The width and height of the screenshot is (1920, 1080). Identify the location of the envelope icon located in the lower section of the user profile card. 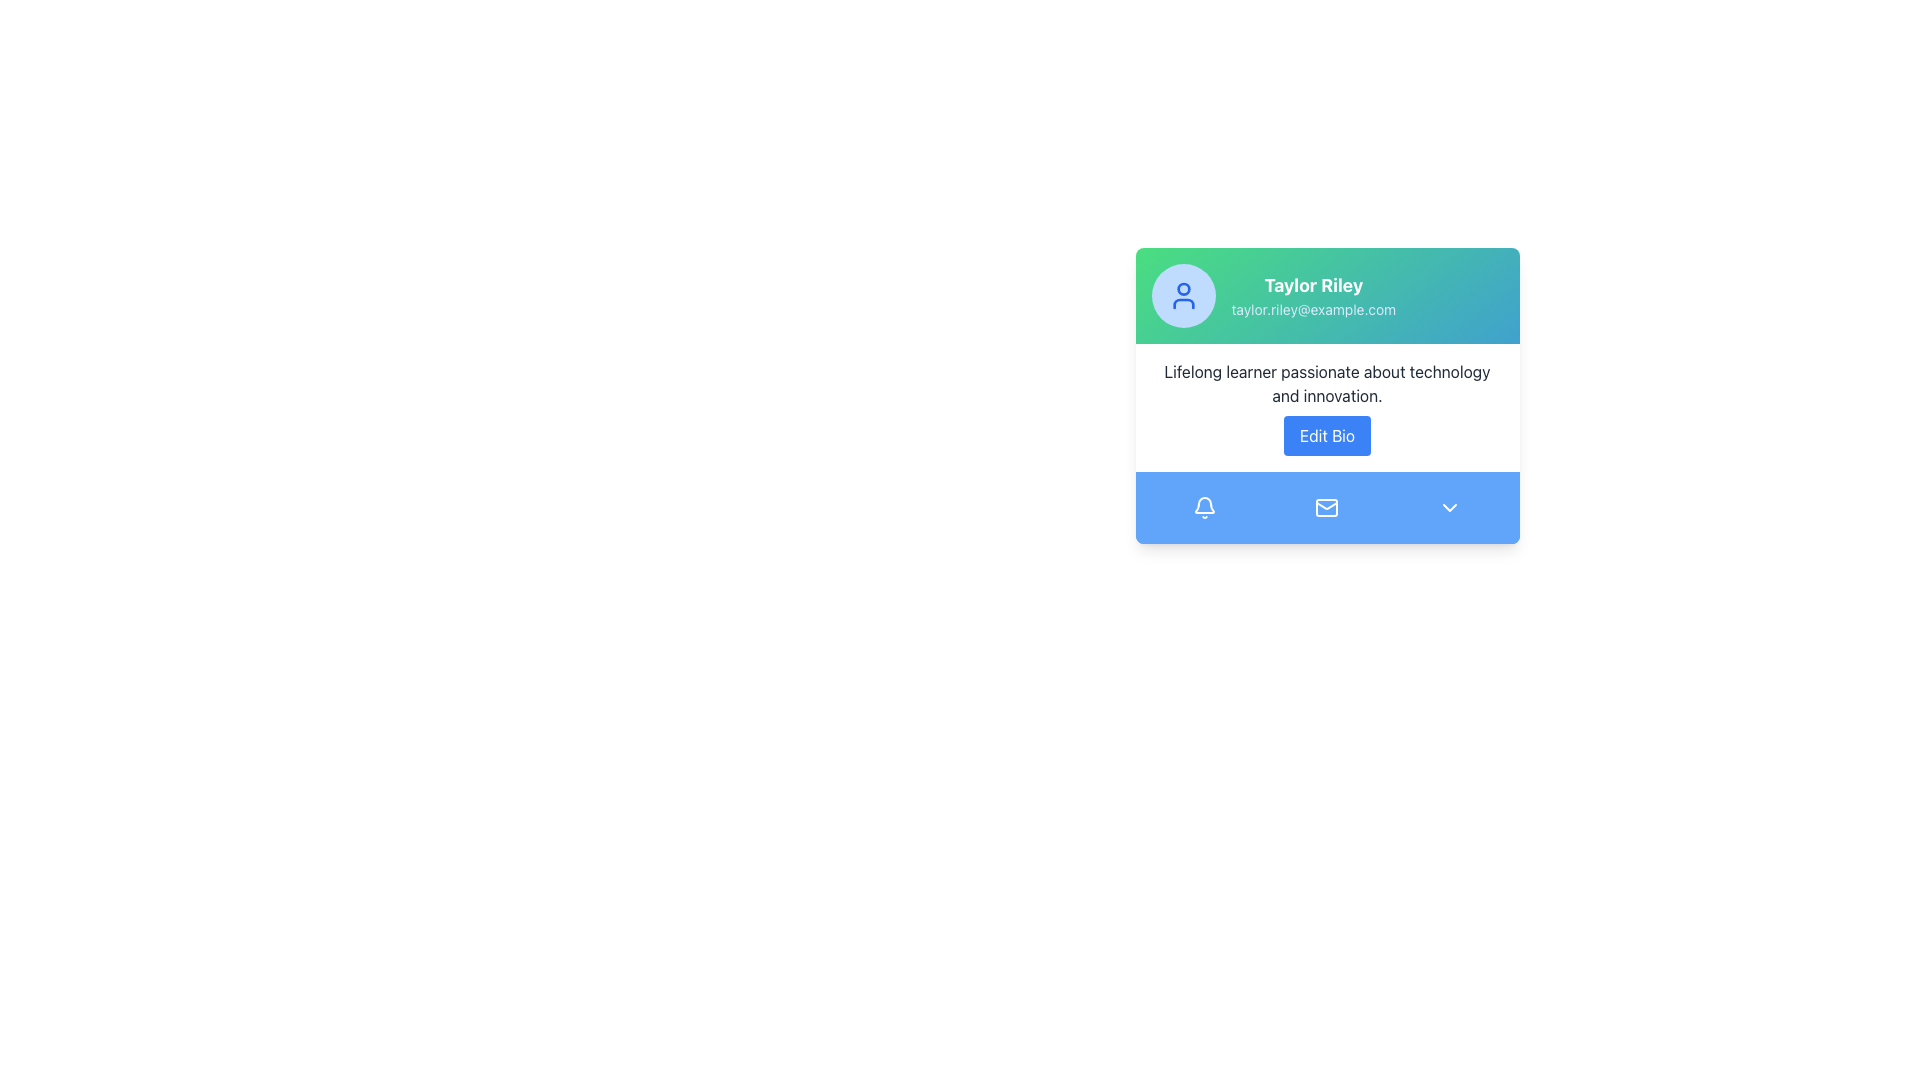
(1327, 507).